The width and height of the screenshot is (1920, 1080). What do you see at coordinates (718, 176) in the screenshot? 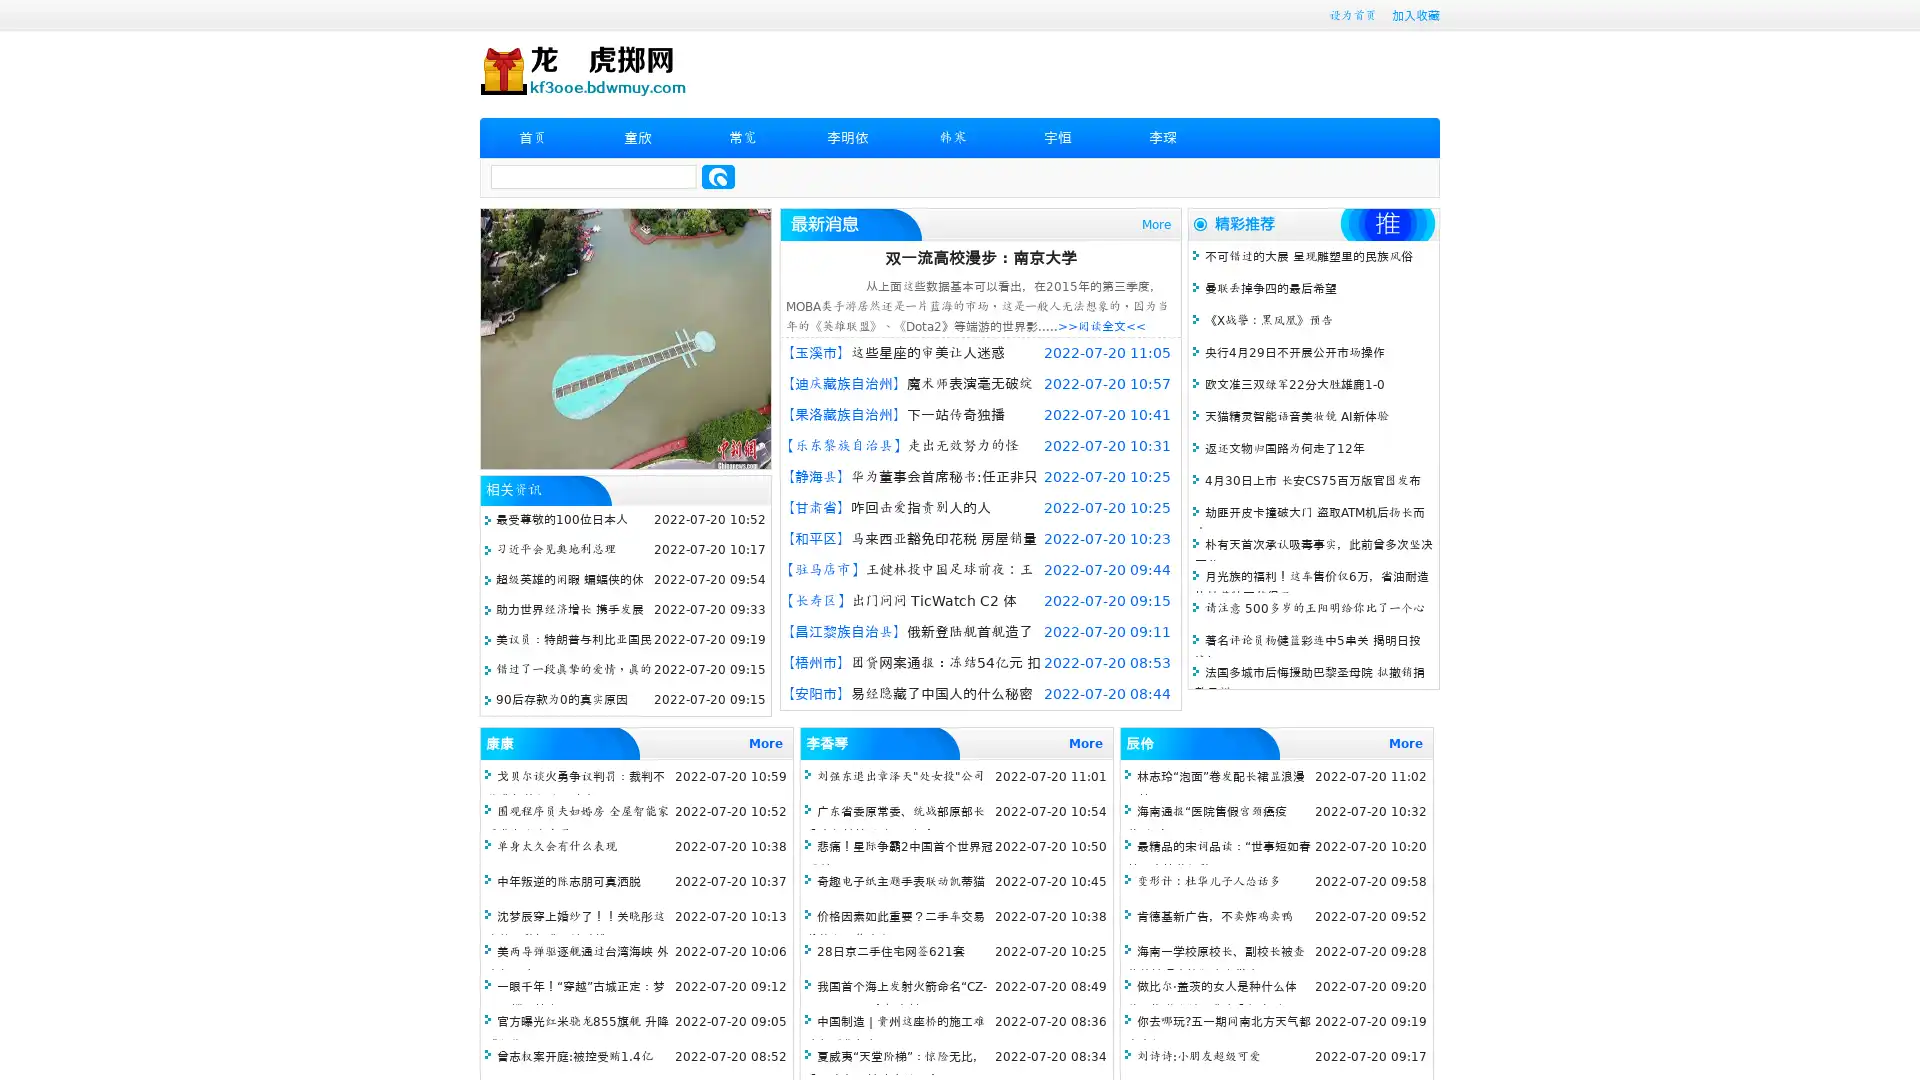
I see `Search` at bounding box center [718, 176].